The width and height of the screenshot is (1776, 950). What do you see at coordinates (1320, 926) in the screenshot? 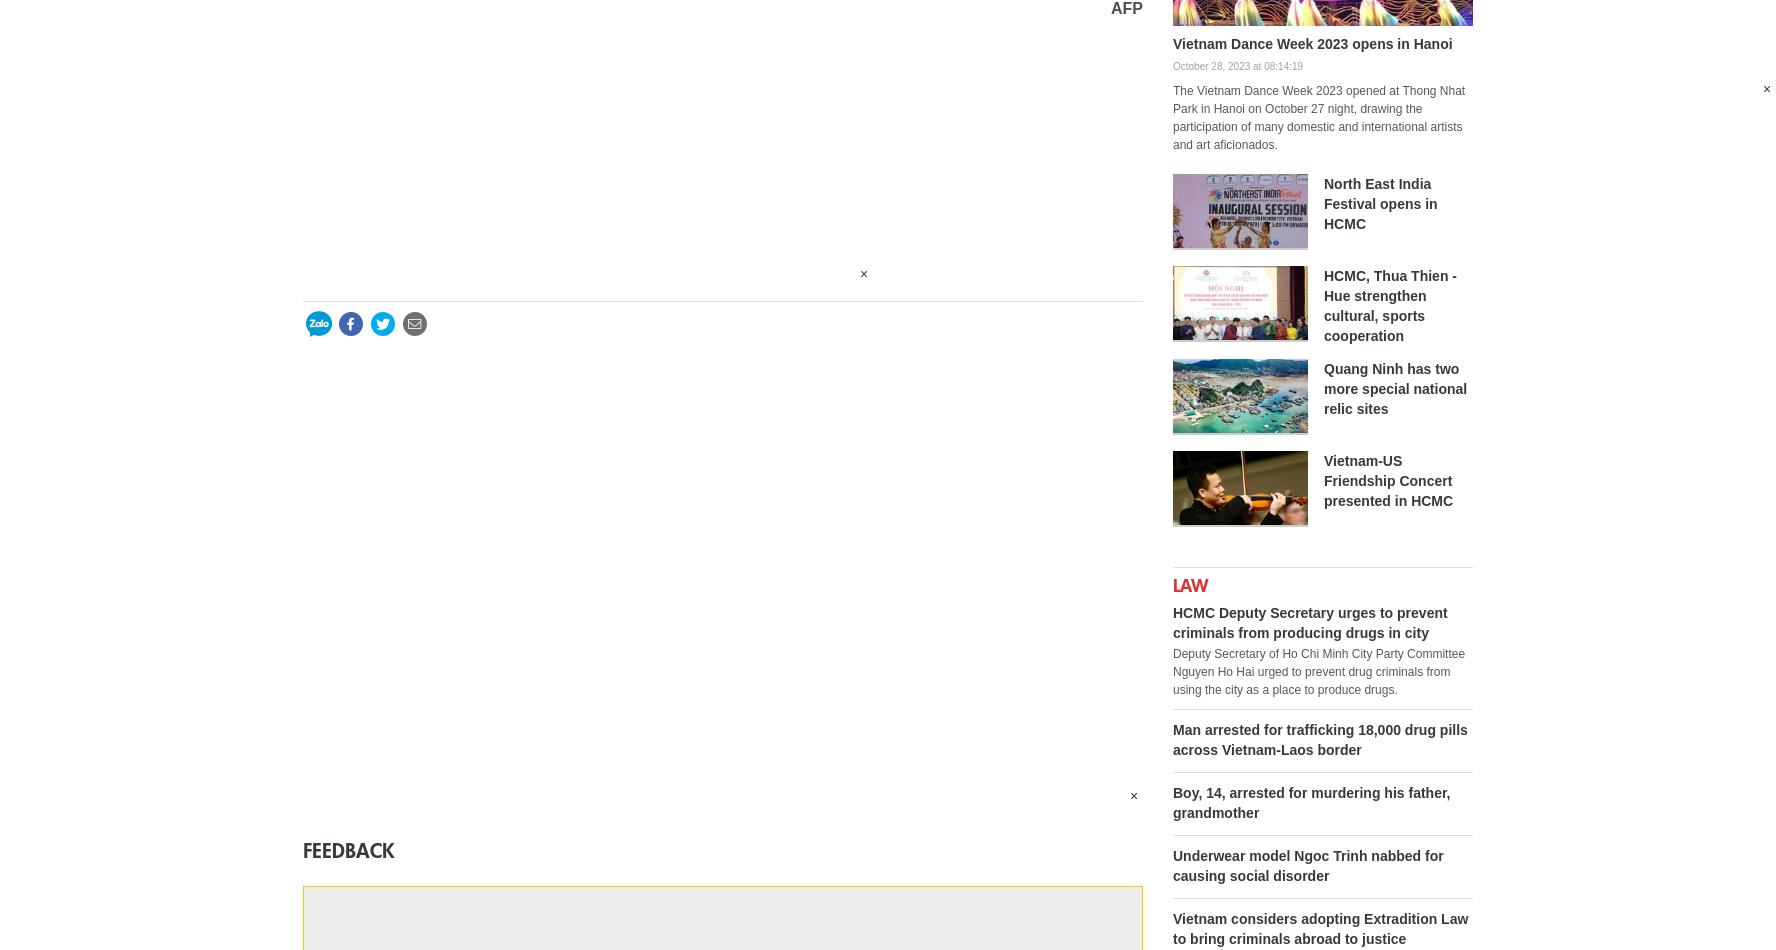
I see `'Vietnam considers adopting Extradition Law to bring criminals abroad to justice'` at bounding box center [1320, 926].